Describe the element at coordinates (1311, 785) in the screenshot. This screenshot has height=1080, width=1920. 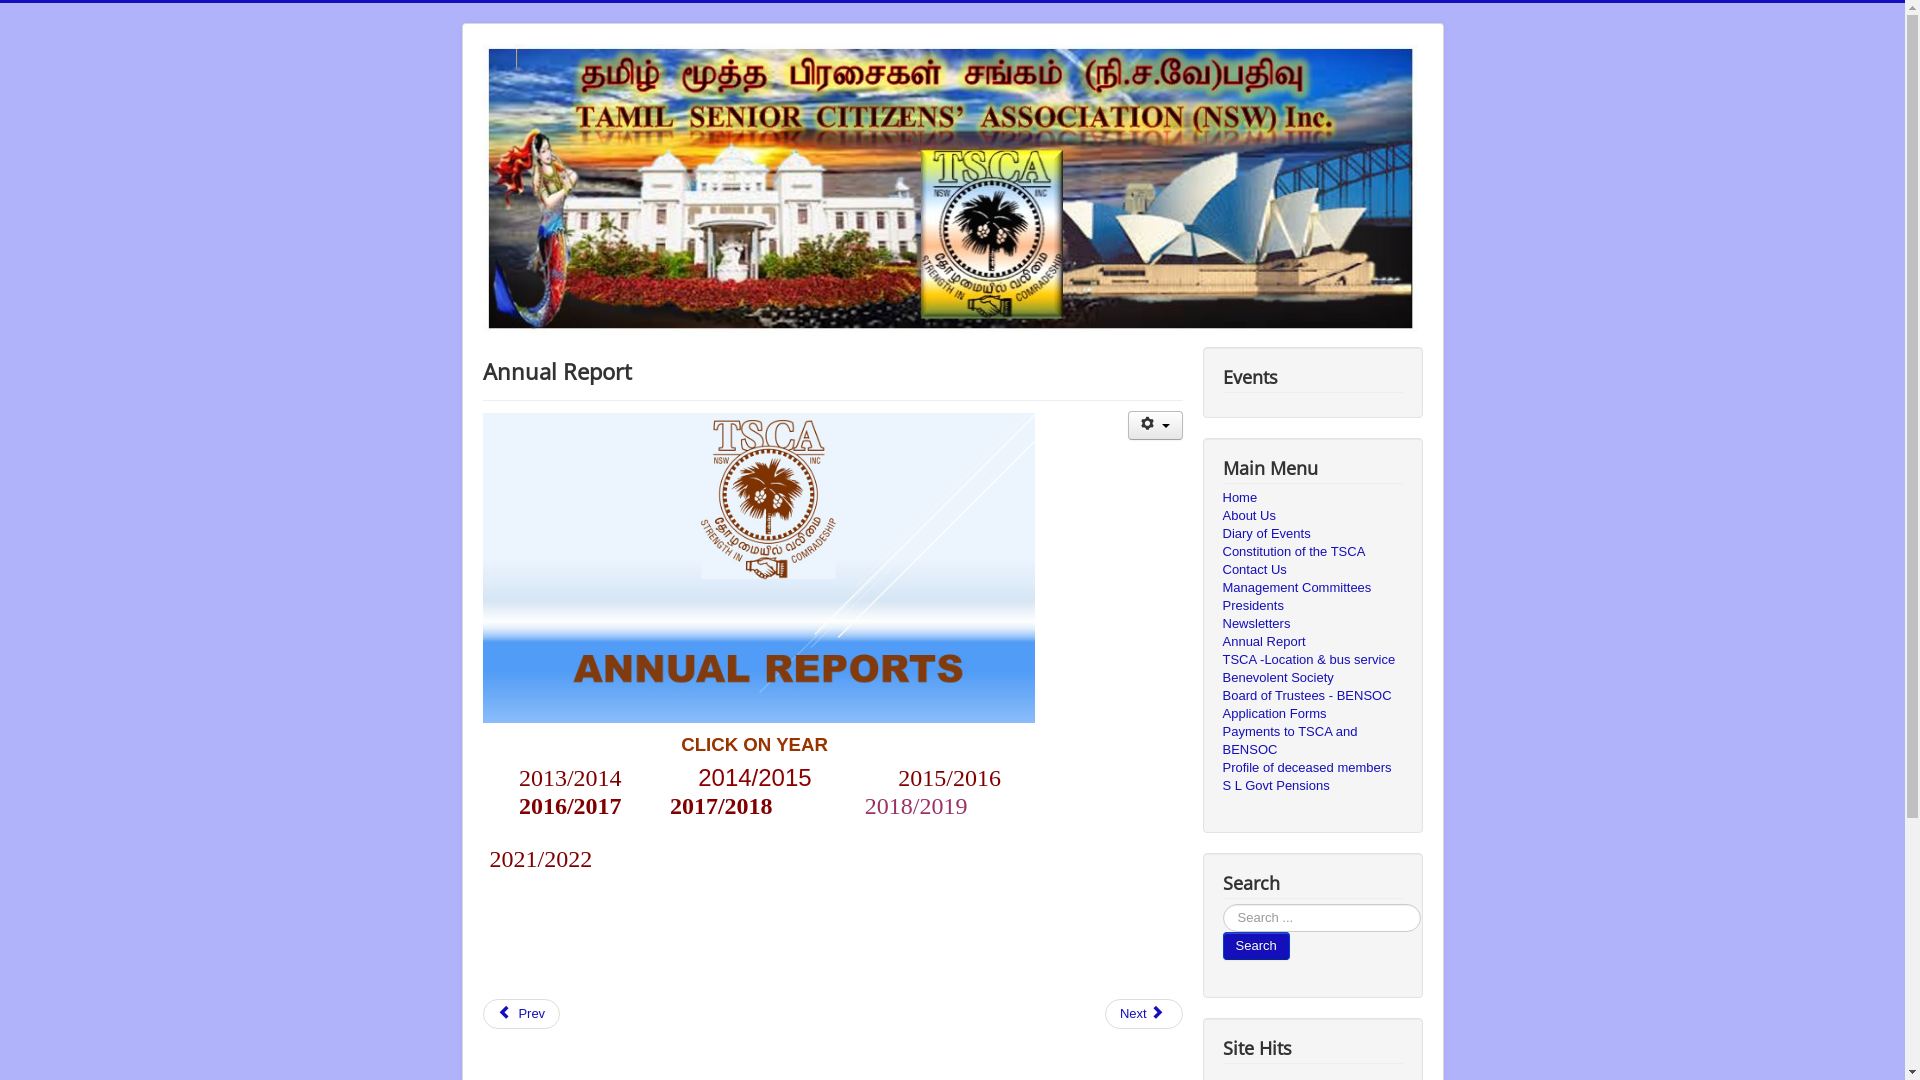
I see `'S L Govt Pensions'` at that location.